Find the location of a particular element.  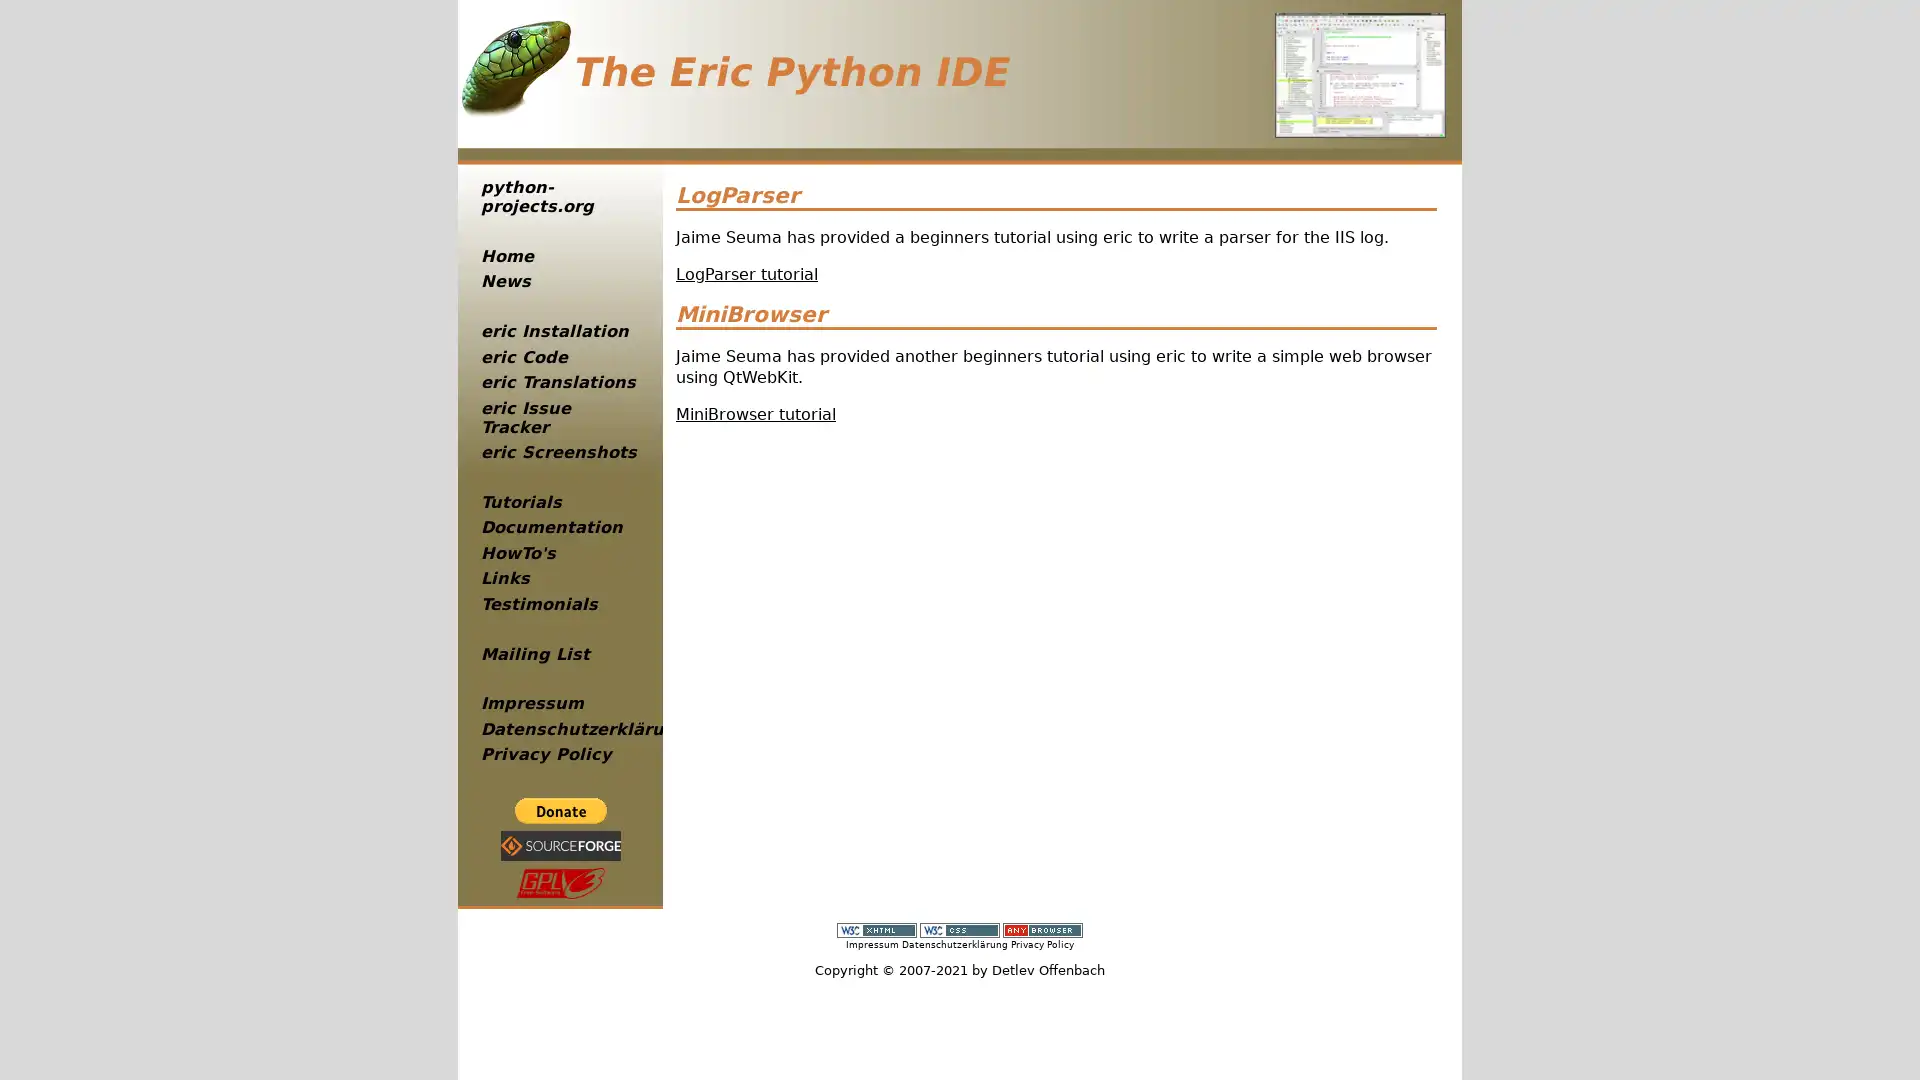

PayPal - The safer, easier way to pay online! is located at coordinates (560, 810).